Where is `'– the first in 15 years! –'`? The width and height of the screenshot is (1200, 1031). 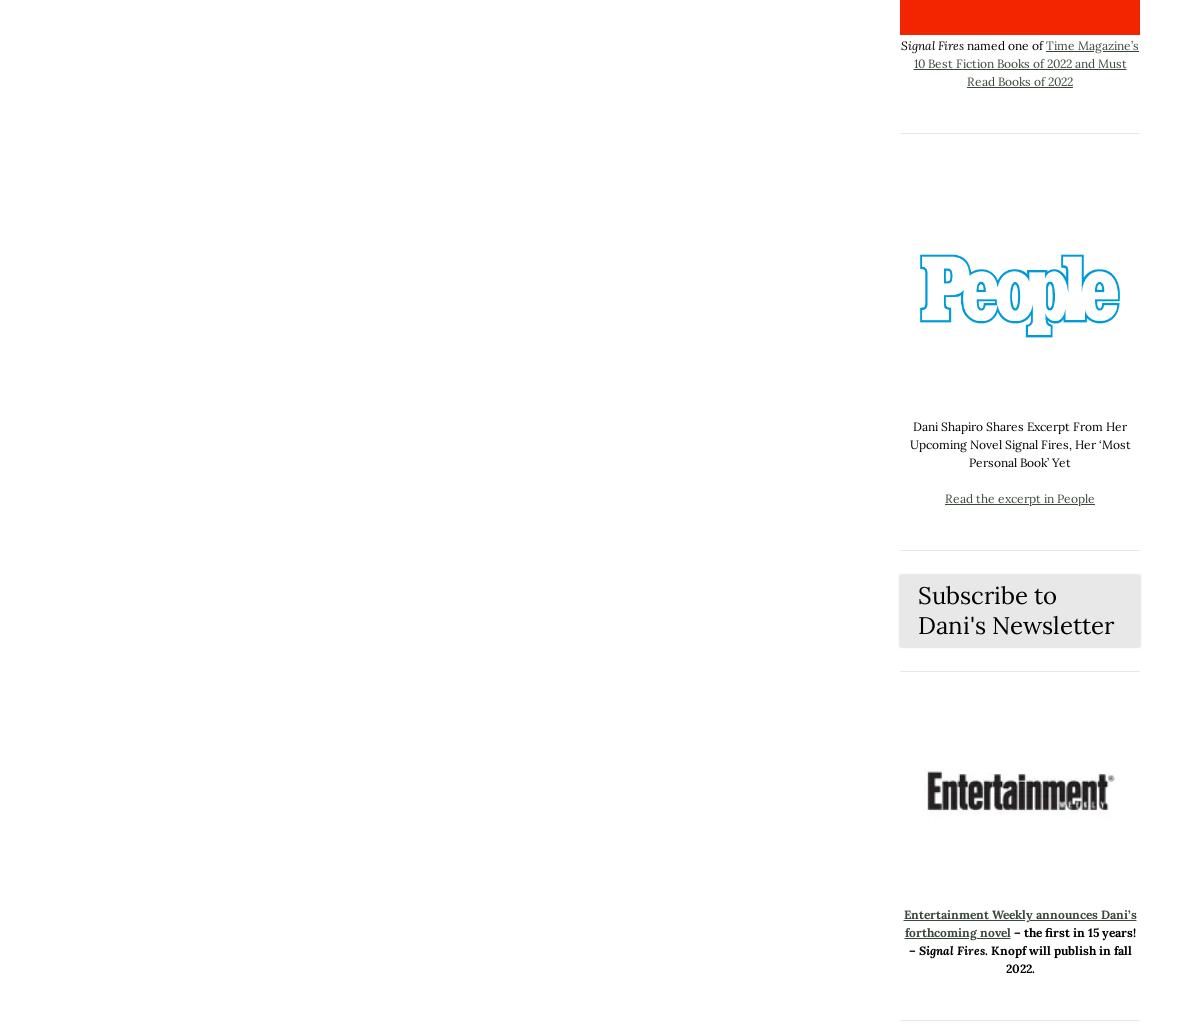
'– the first in 15 years! –' is located at coordinates (1021, 940).